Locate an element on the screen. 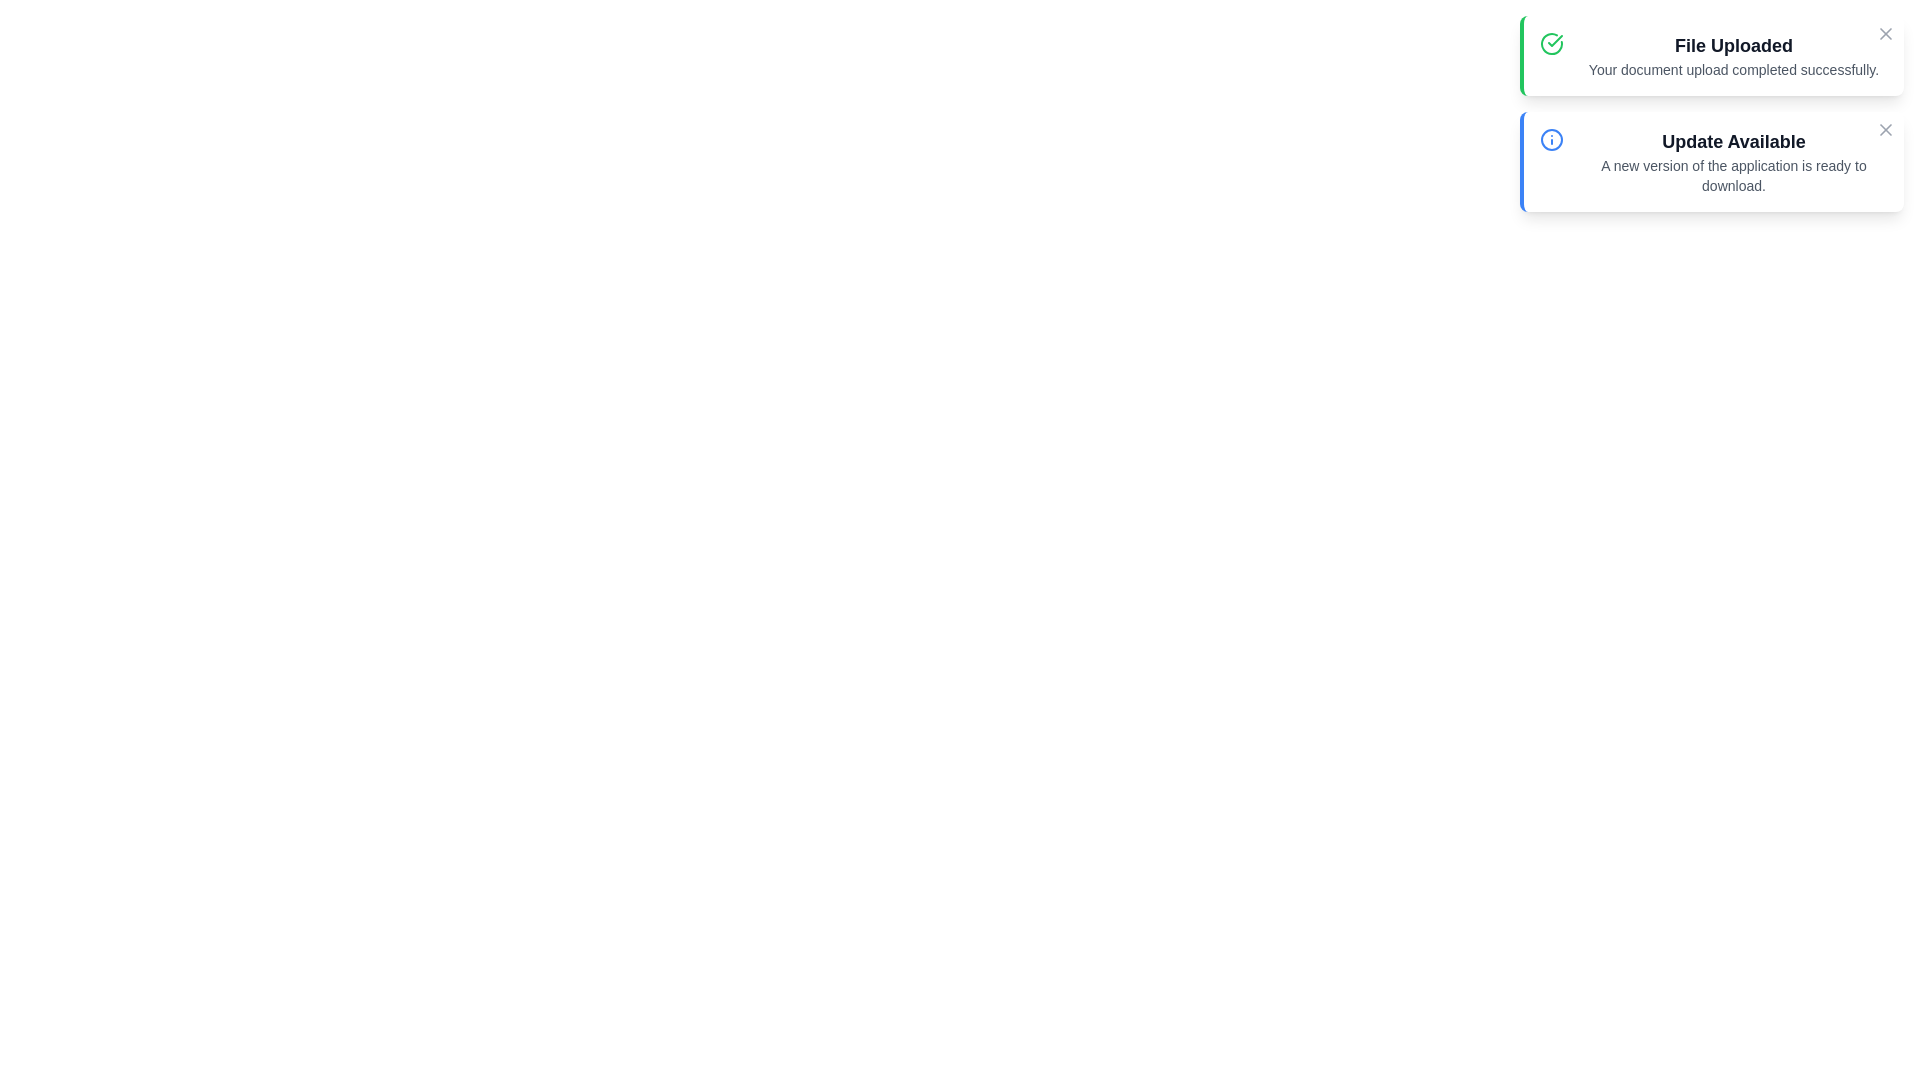  the notification with title File Uploaded is located at coordinates (1711, 55).